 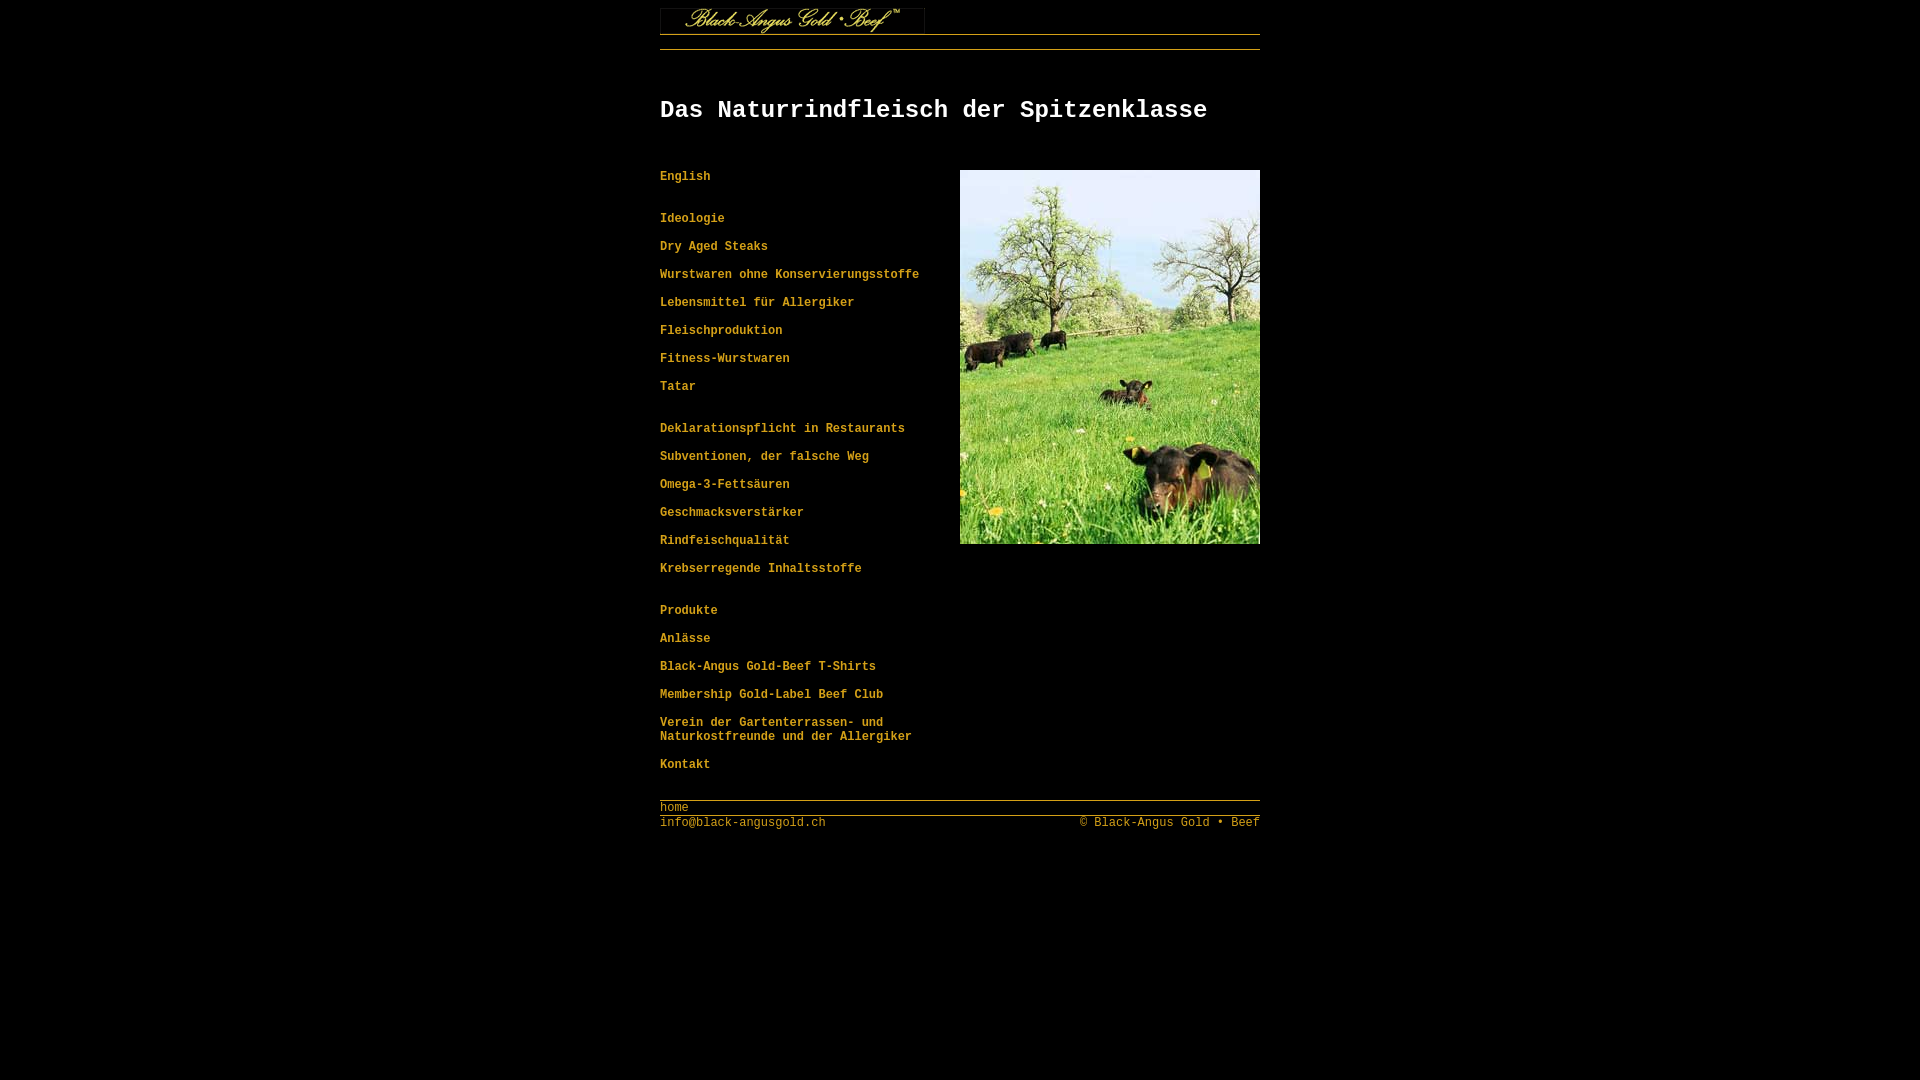 What do you see at coordinates (781, 427) in the screenshot?
I see `'Deklarationspflicht in Restaurants'` at bounding box center [781, 427].